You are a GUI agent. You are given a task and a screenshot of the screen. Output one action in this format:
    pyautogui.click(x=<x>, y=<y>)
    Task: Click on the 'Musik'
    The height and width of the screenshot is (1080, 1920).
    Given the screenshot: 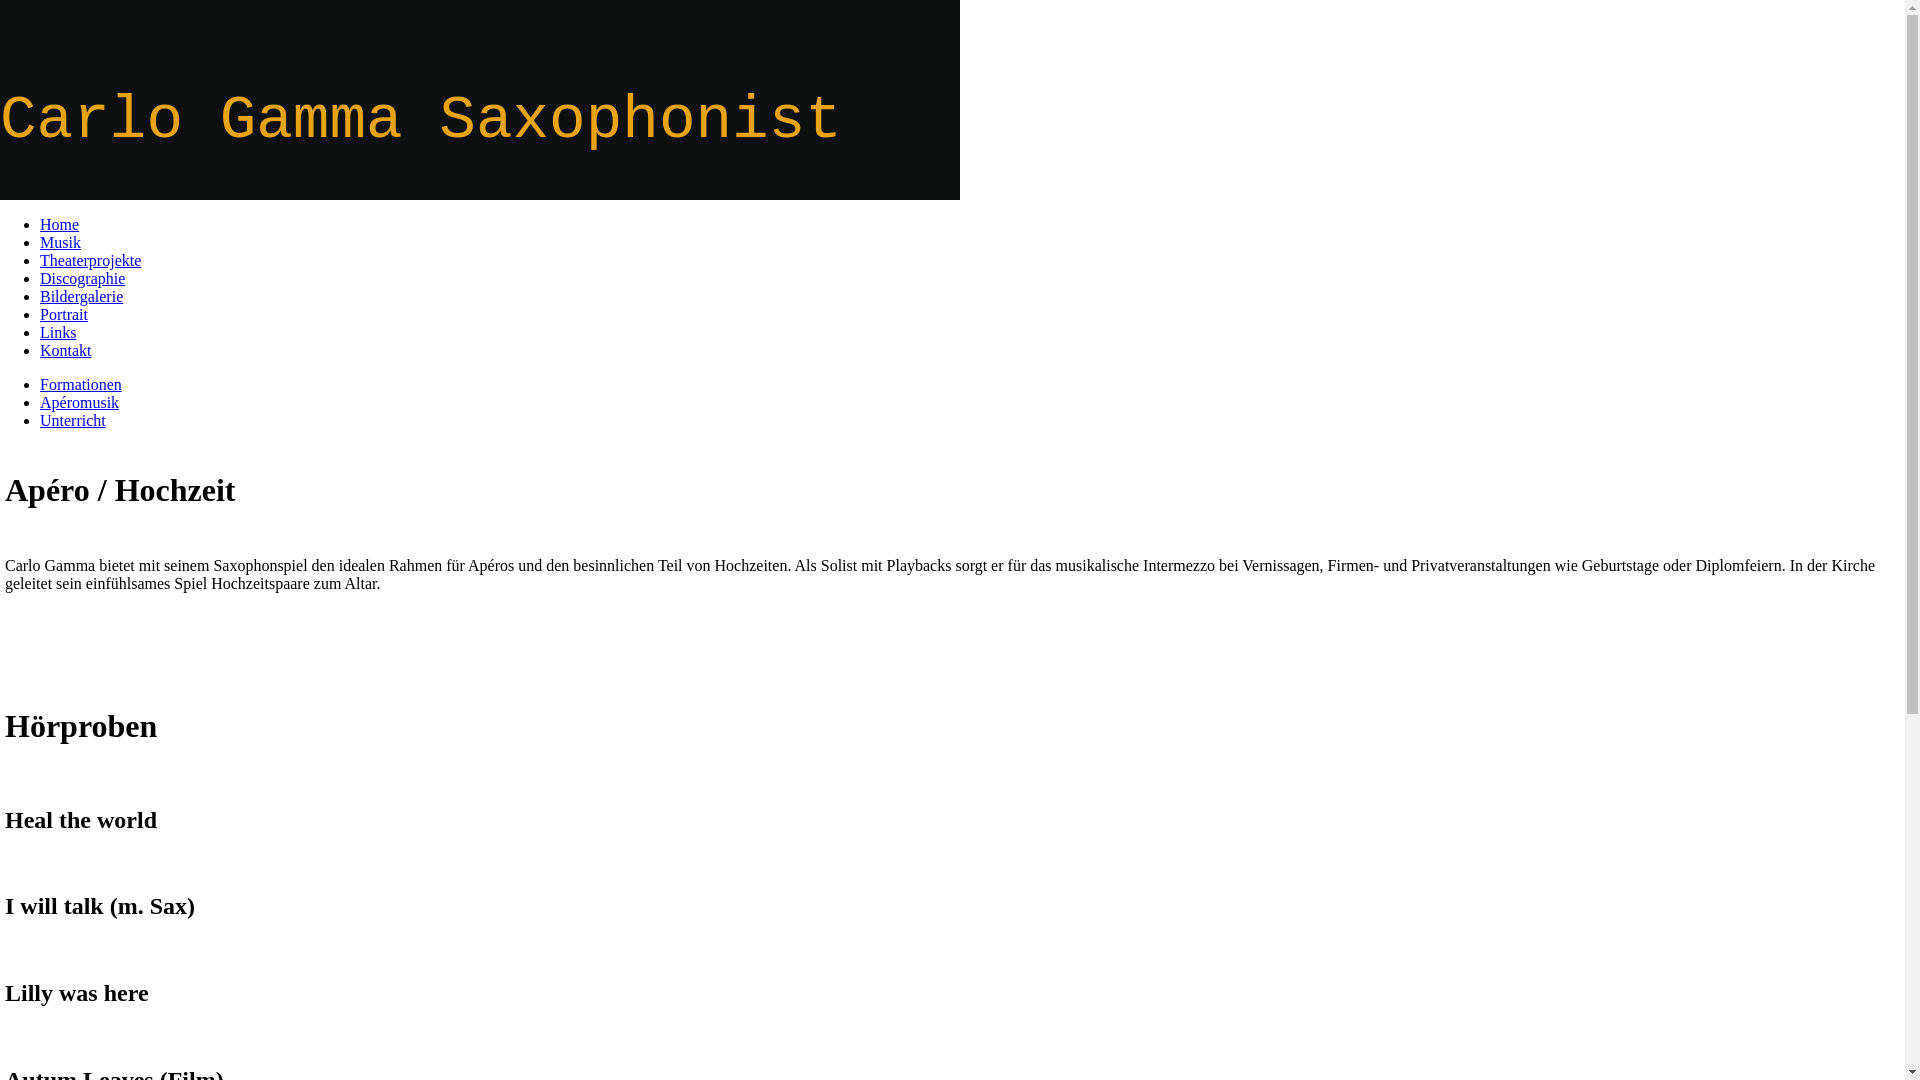 What is the action you would take?
    pyautogui.click(x=60, y=241)
    